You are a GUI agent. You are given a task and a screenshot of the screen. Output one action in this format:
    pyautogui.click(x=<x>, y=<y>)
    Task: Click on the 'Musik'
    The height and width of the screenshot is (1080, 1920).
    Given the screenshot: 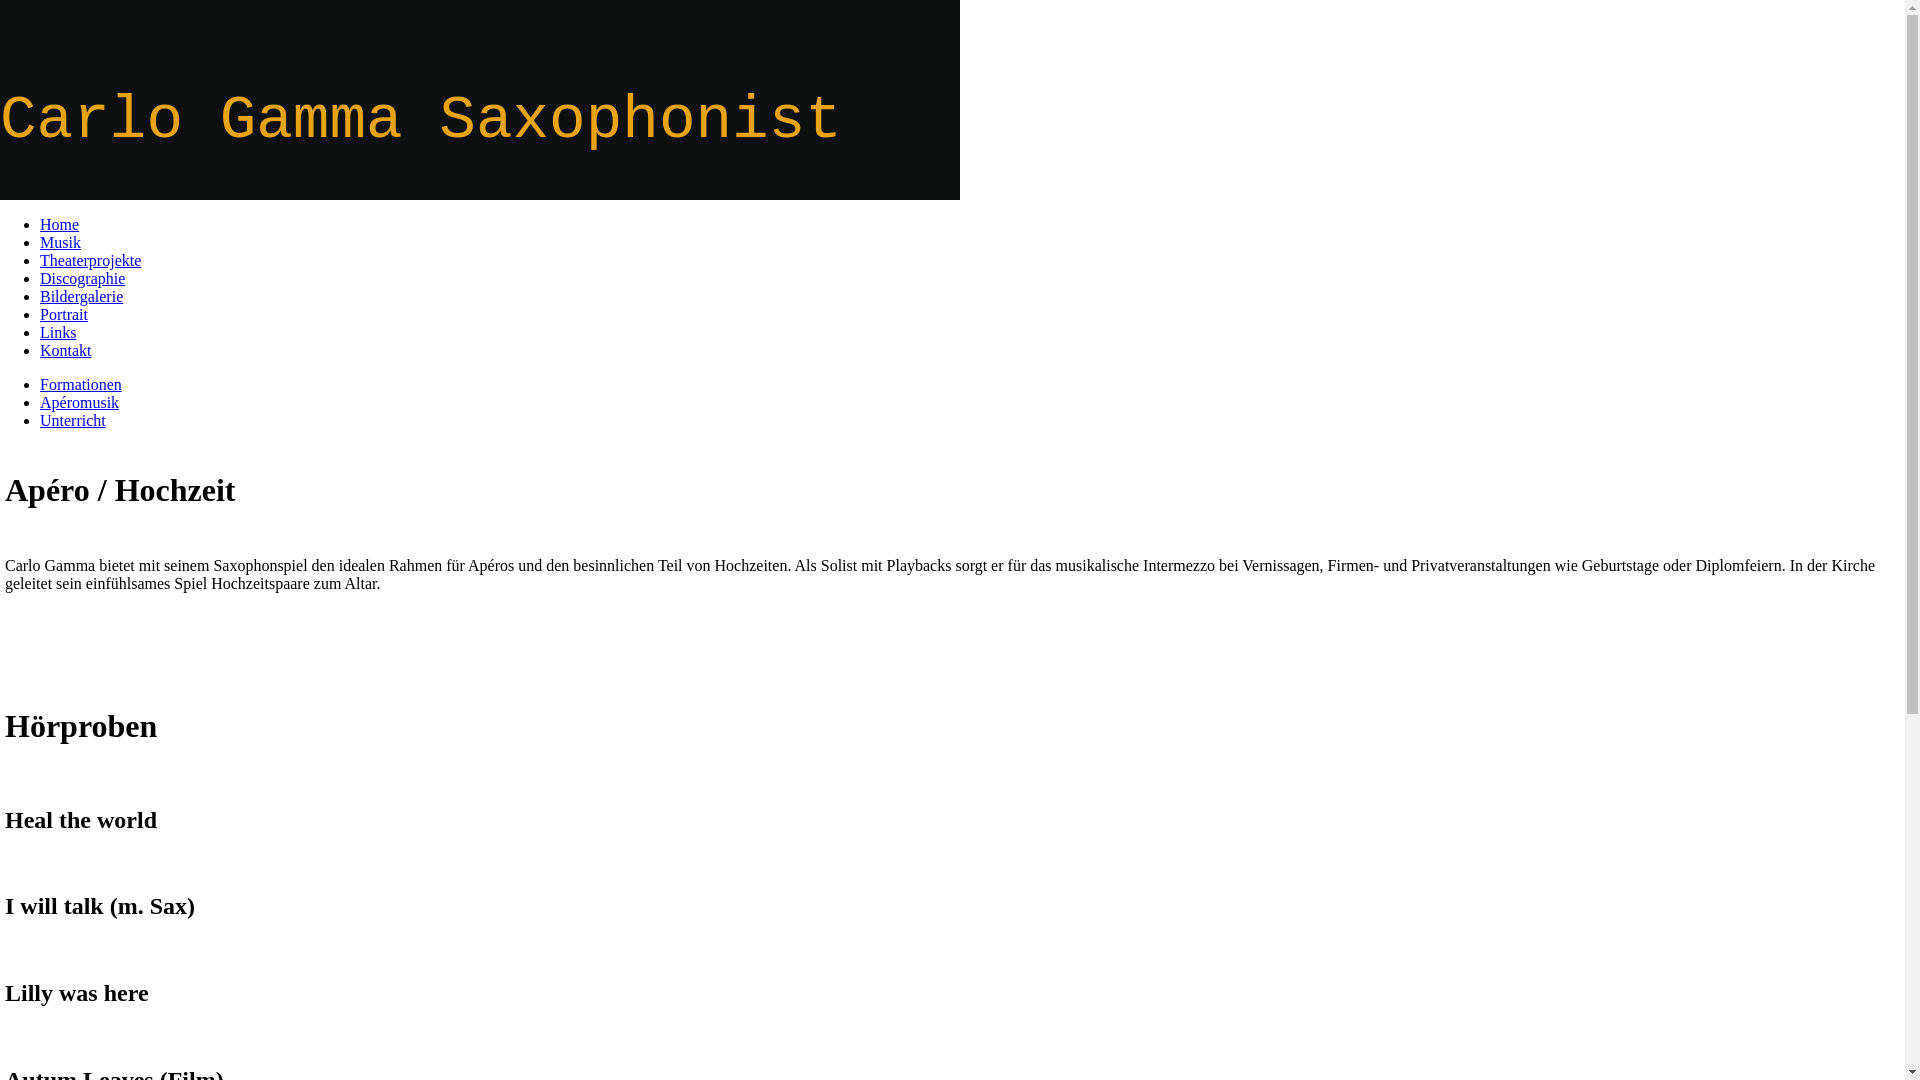 What is the action you would take?
    pyautogui.click(x=60, y=241)
    